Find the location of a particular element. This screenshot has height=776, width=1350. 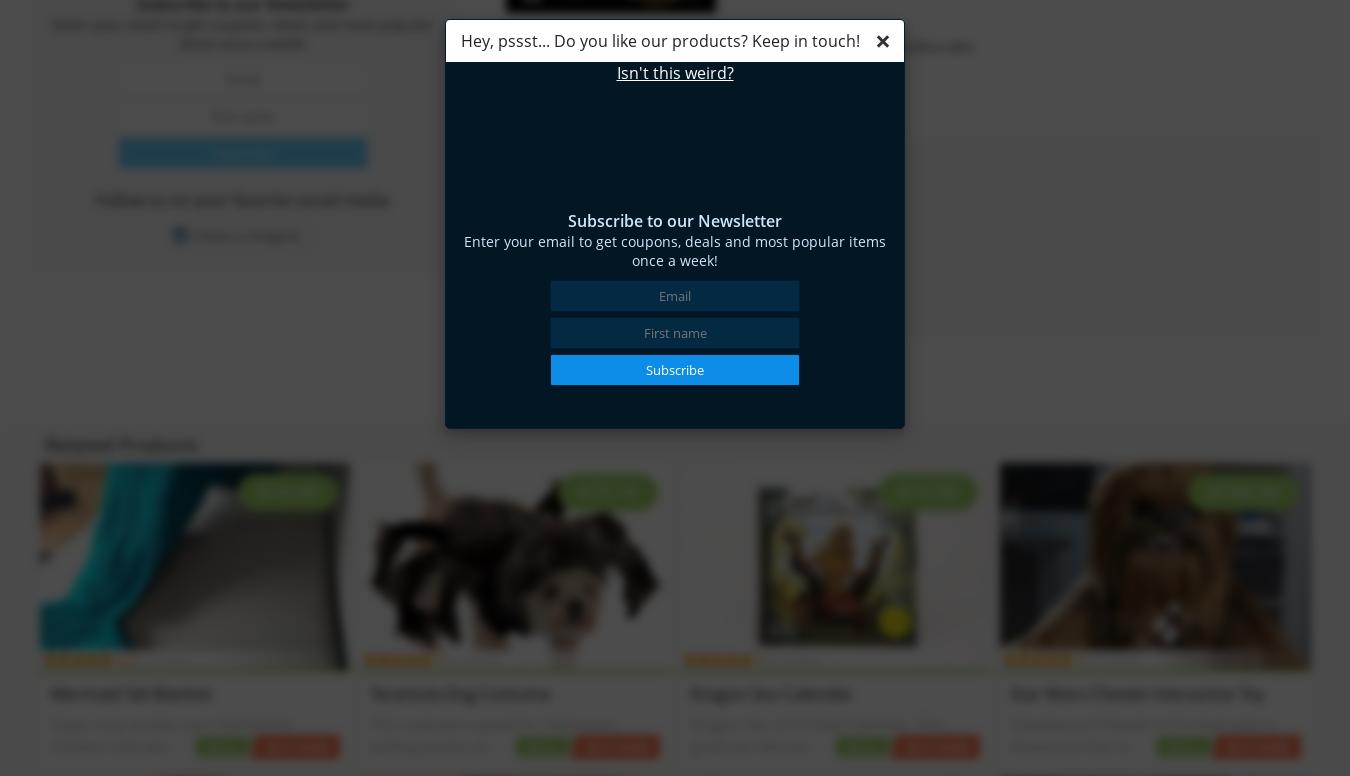

'Hey, pssst... Do you like our products? Keep in touch!' is located at coordinates (460, 40).